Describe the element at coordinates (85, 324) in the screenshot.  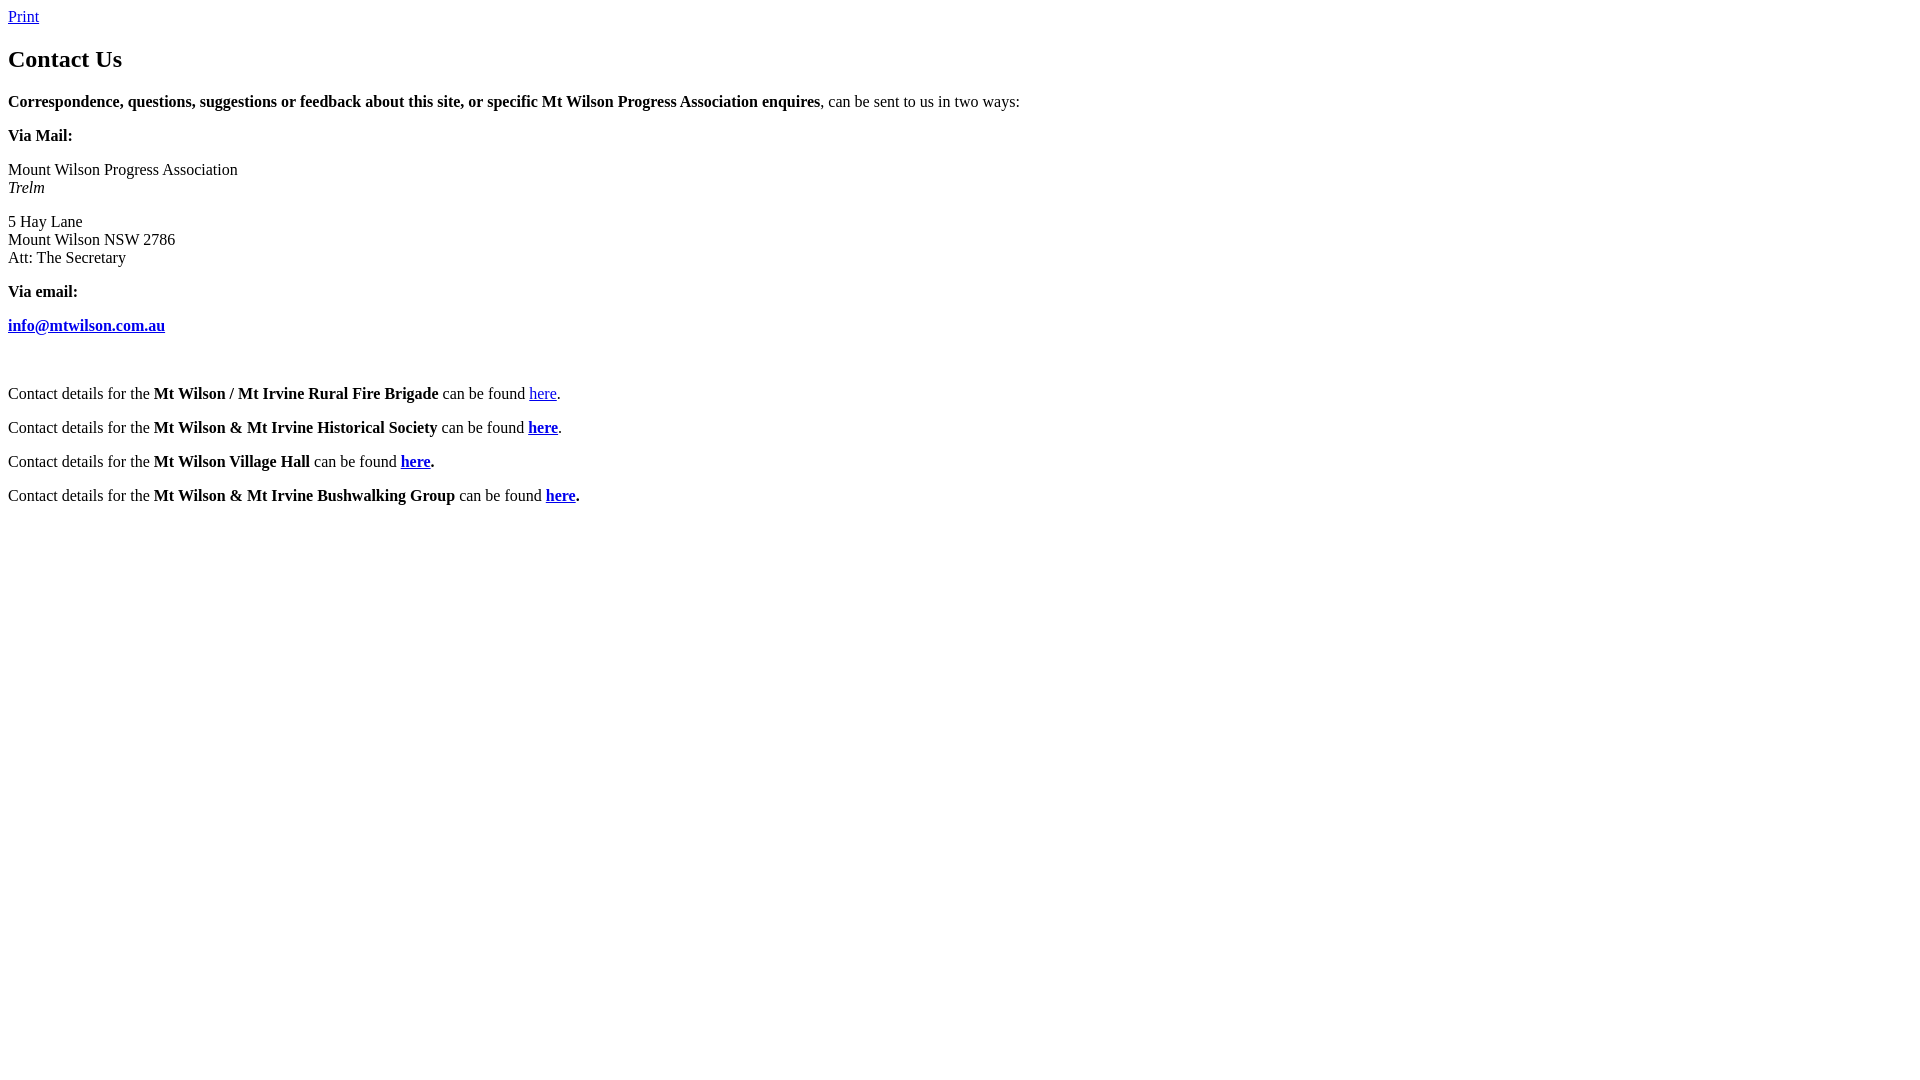
I see `'info@mtwilson.com.au'` at that location.